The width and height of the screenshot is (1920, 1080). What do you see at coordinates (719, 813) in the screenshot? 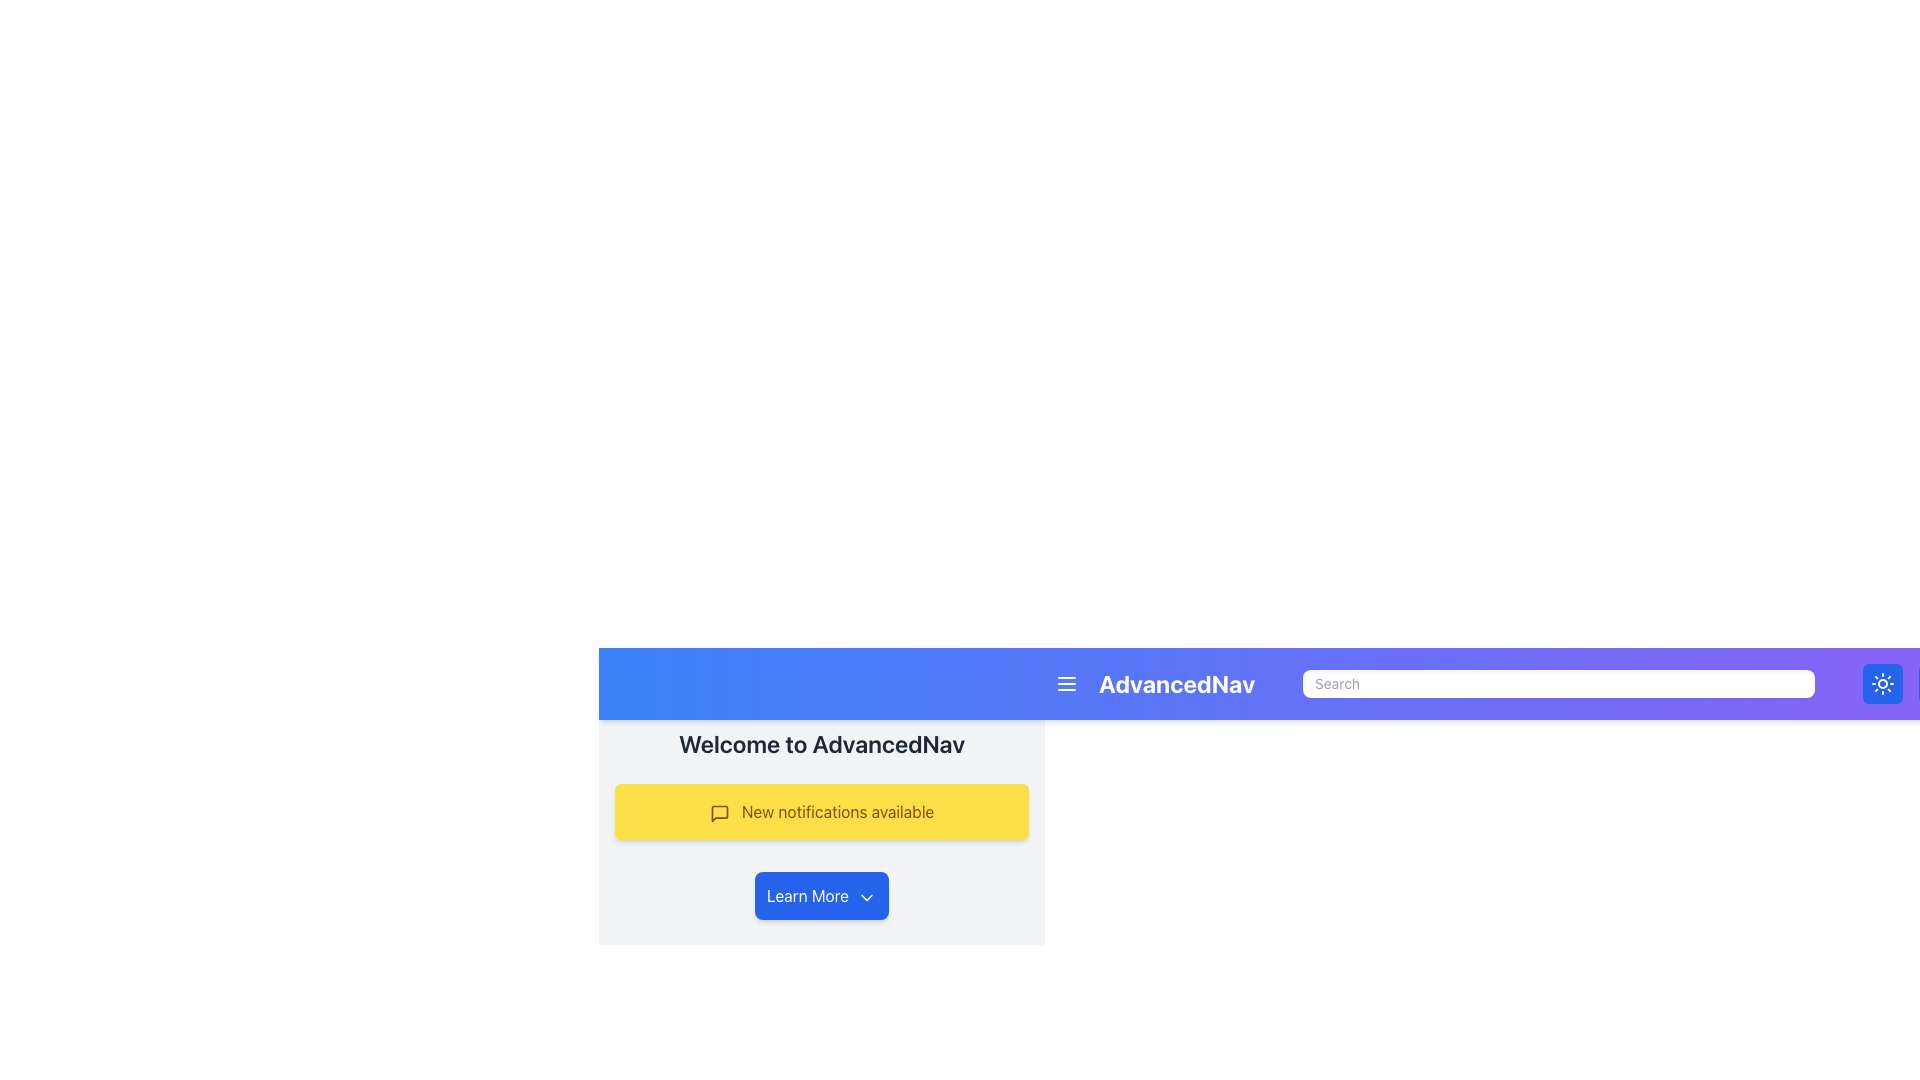
I see `the notification icon located on the yellow notification bar next to the text 'New notifications available'` at bounding box center [719, 813].